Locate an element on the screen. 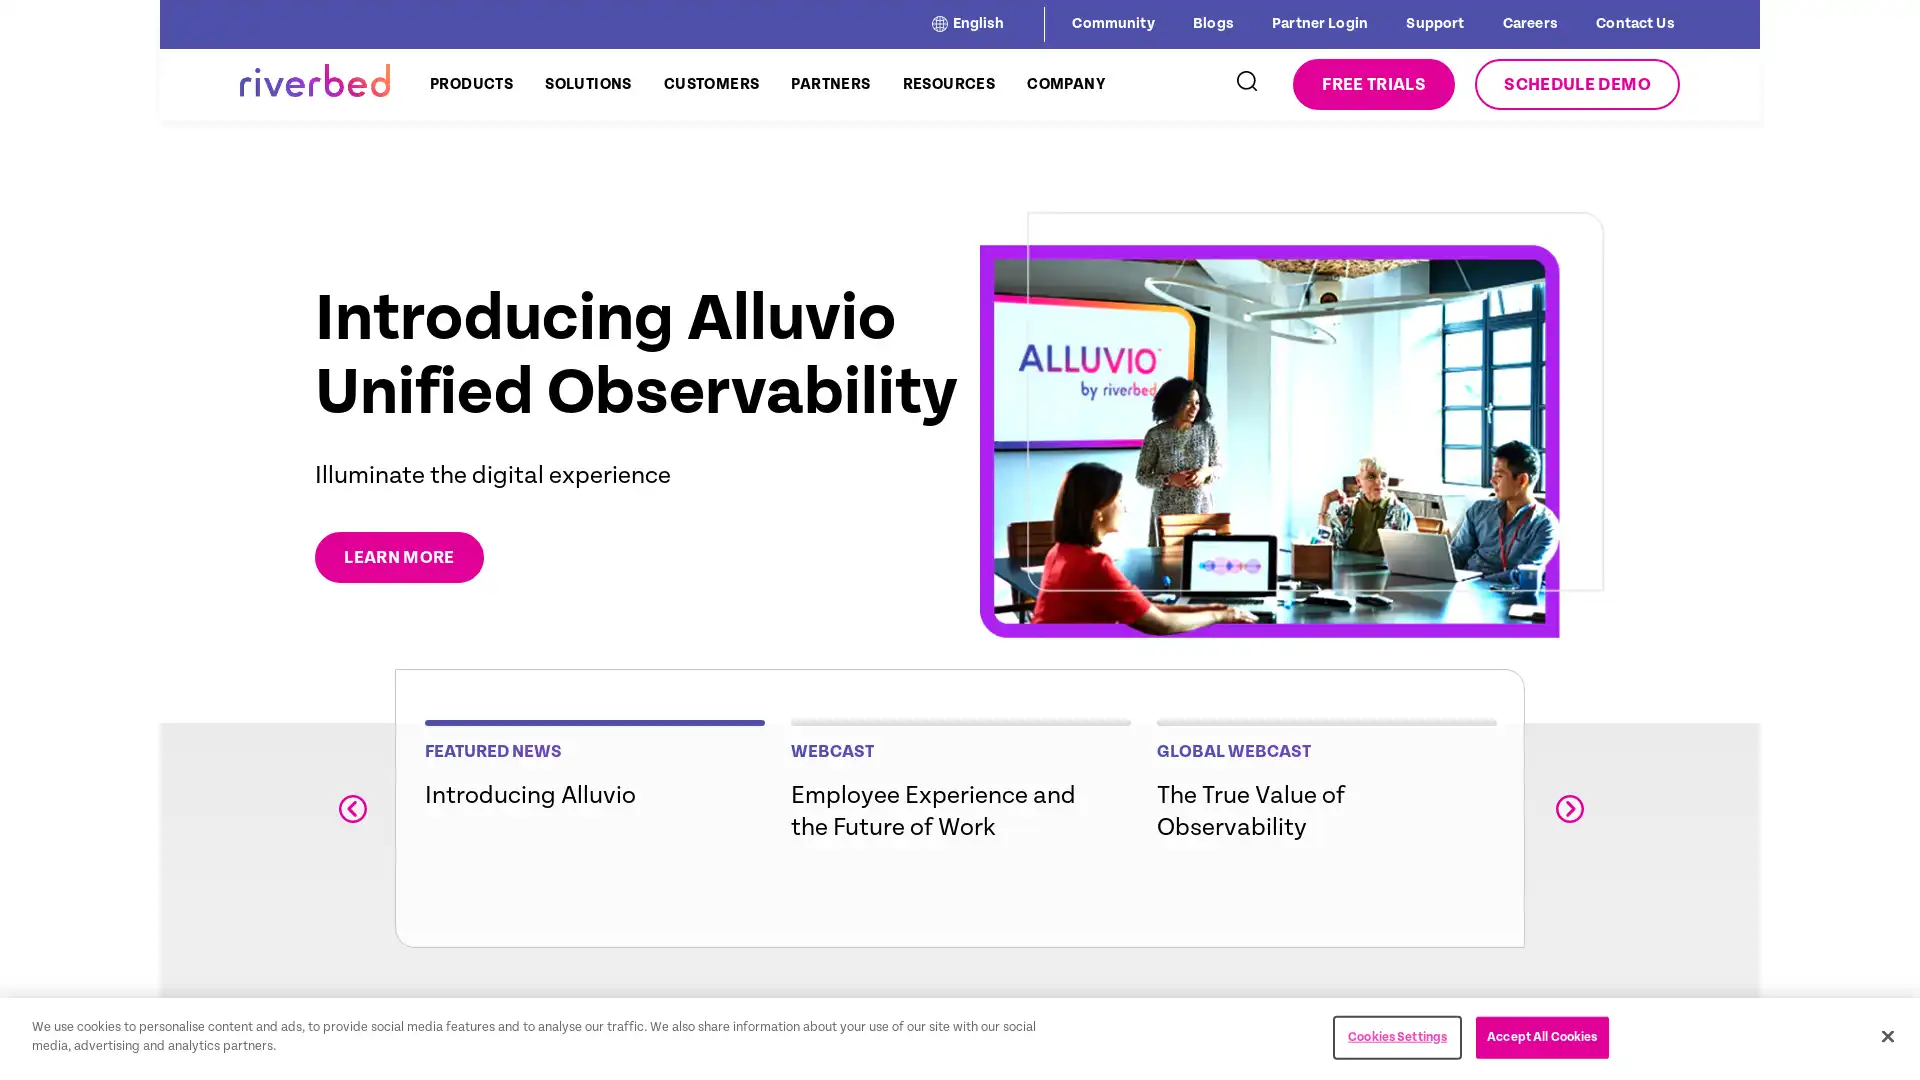 Image resolution: width=1920 pixels, height=1080 pixels. Cookies Settings is located at coordinates (1396, 1036).